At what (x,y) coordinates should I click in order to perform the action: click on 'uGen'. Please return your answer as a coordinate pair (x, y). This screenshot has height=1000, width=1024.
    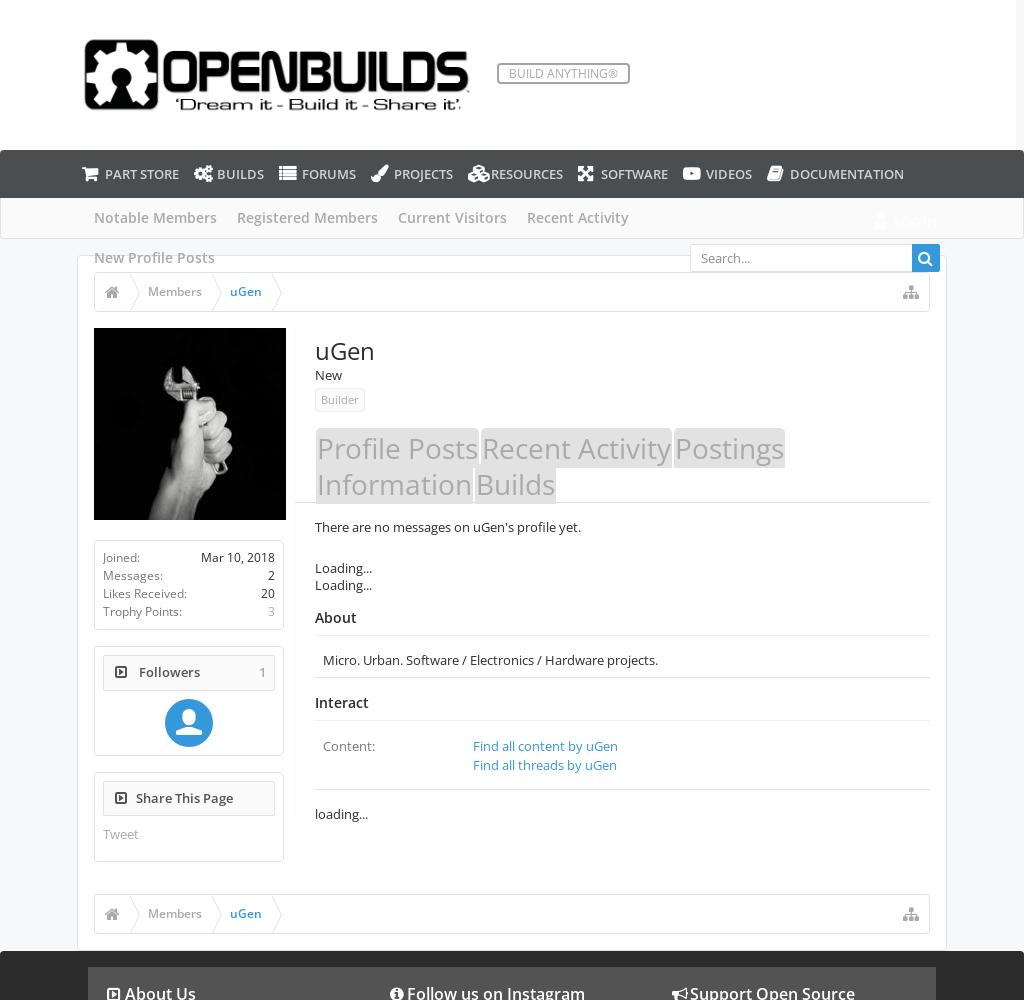
    Looking at the image, I should click on (343, 349).